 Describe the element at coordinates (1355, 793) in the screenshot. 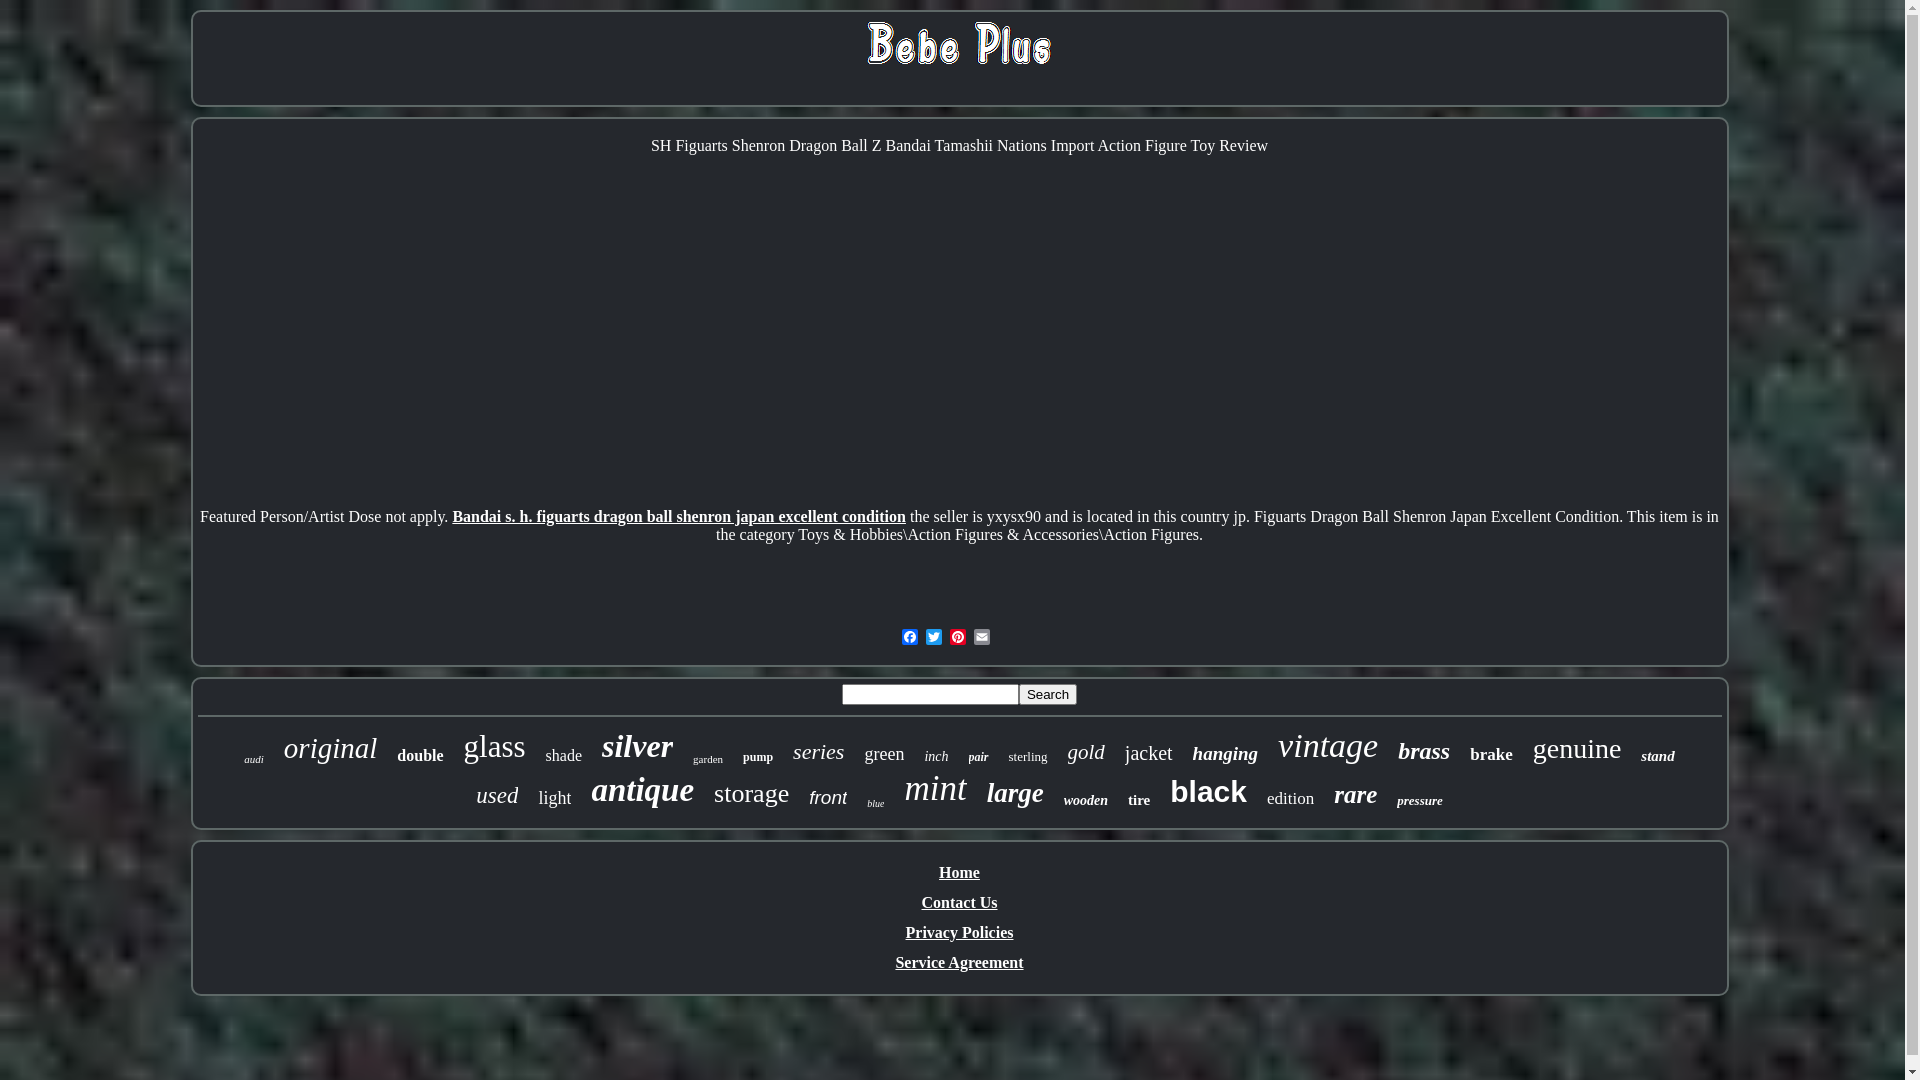

I see `'rare'` at that location.